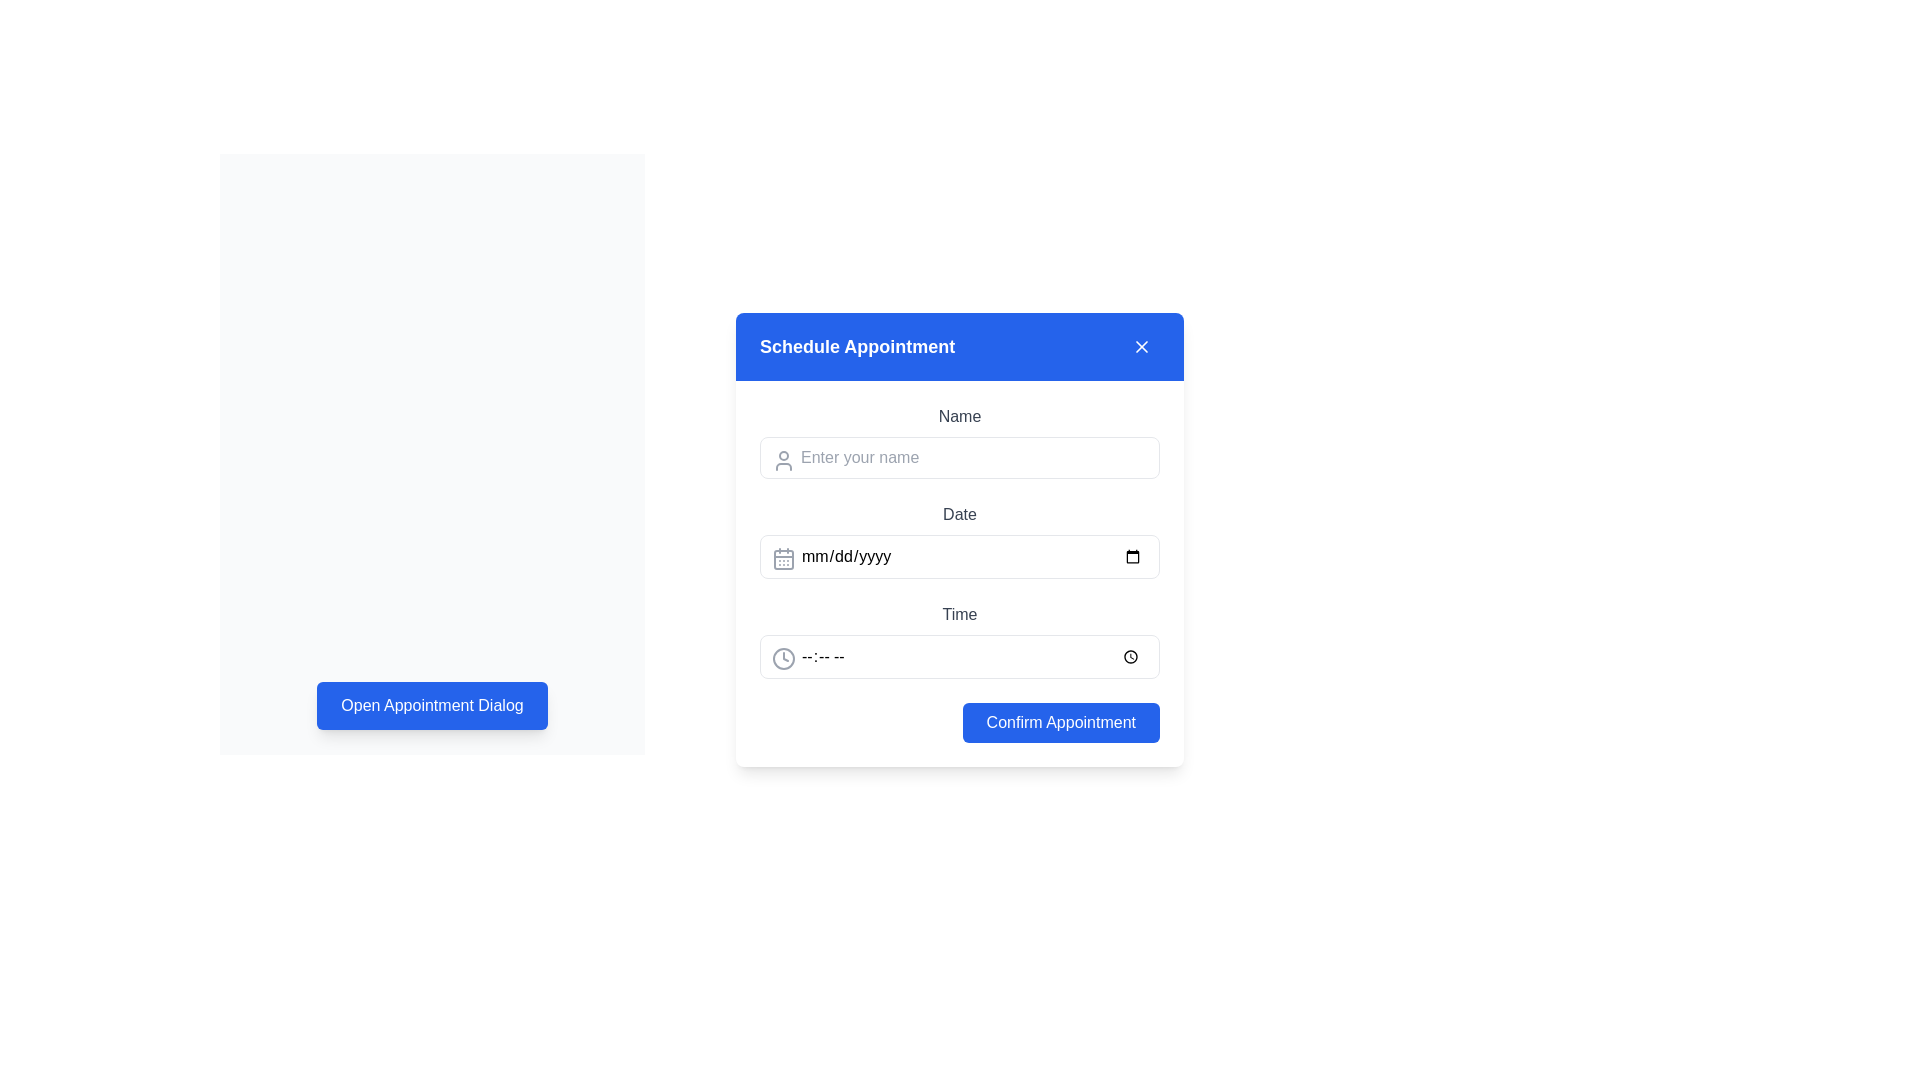  I want to click on the small square button with a blue background and a white 'X' icon located in the top-right corner of the blue header labeled 'Schedule Appointment' to trigger any hover effects, so click(1142, 346).